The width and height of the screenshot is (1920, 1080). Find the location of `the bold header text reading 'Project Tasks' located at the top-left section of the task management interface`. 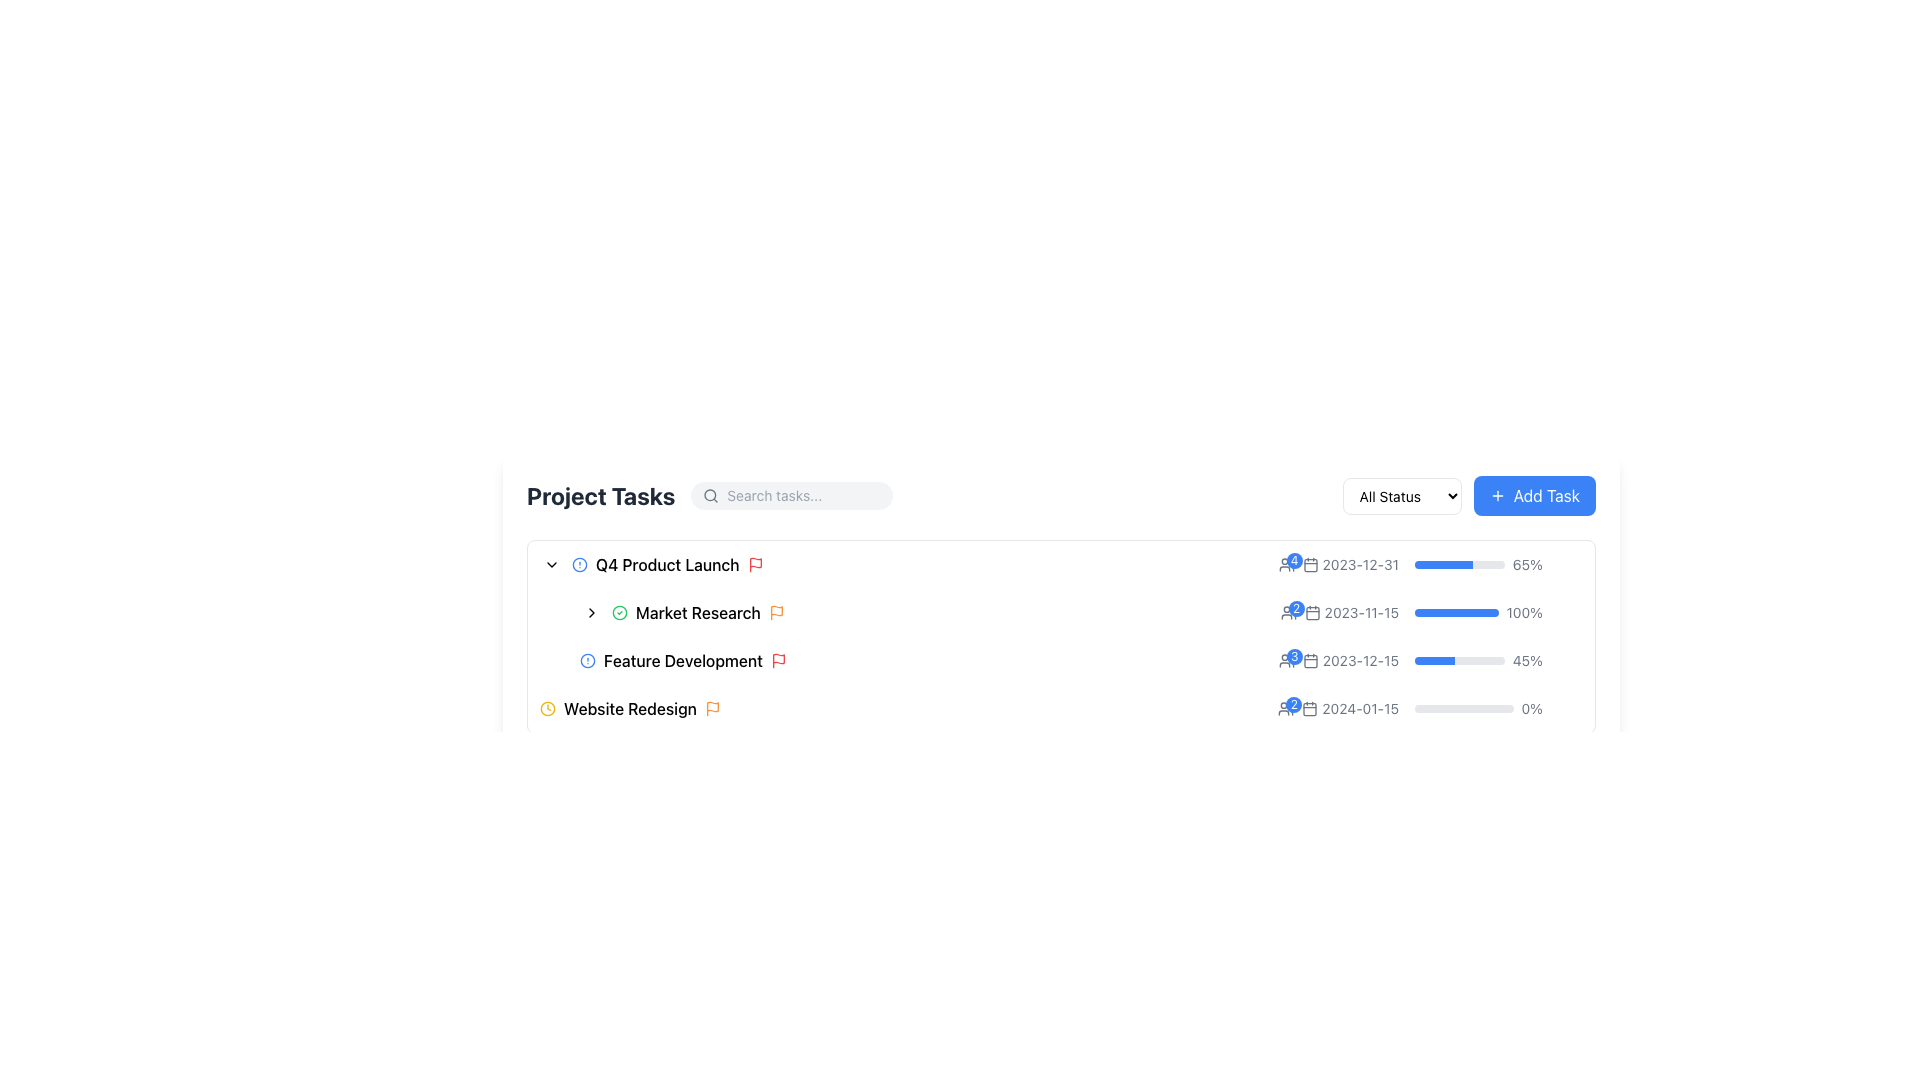

the bold header text reading 'Project Tasks' located at the top-left section of the task management interface is located at coordinates (600, 495).